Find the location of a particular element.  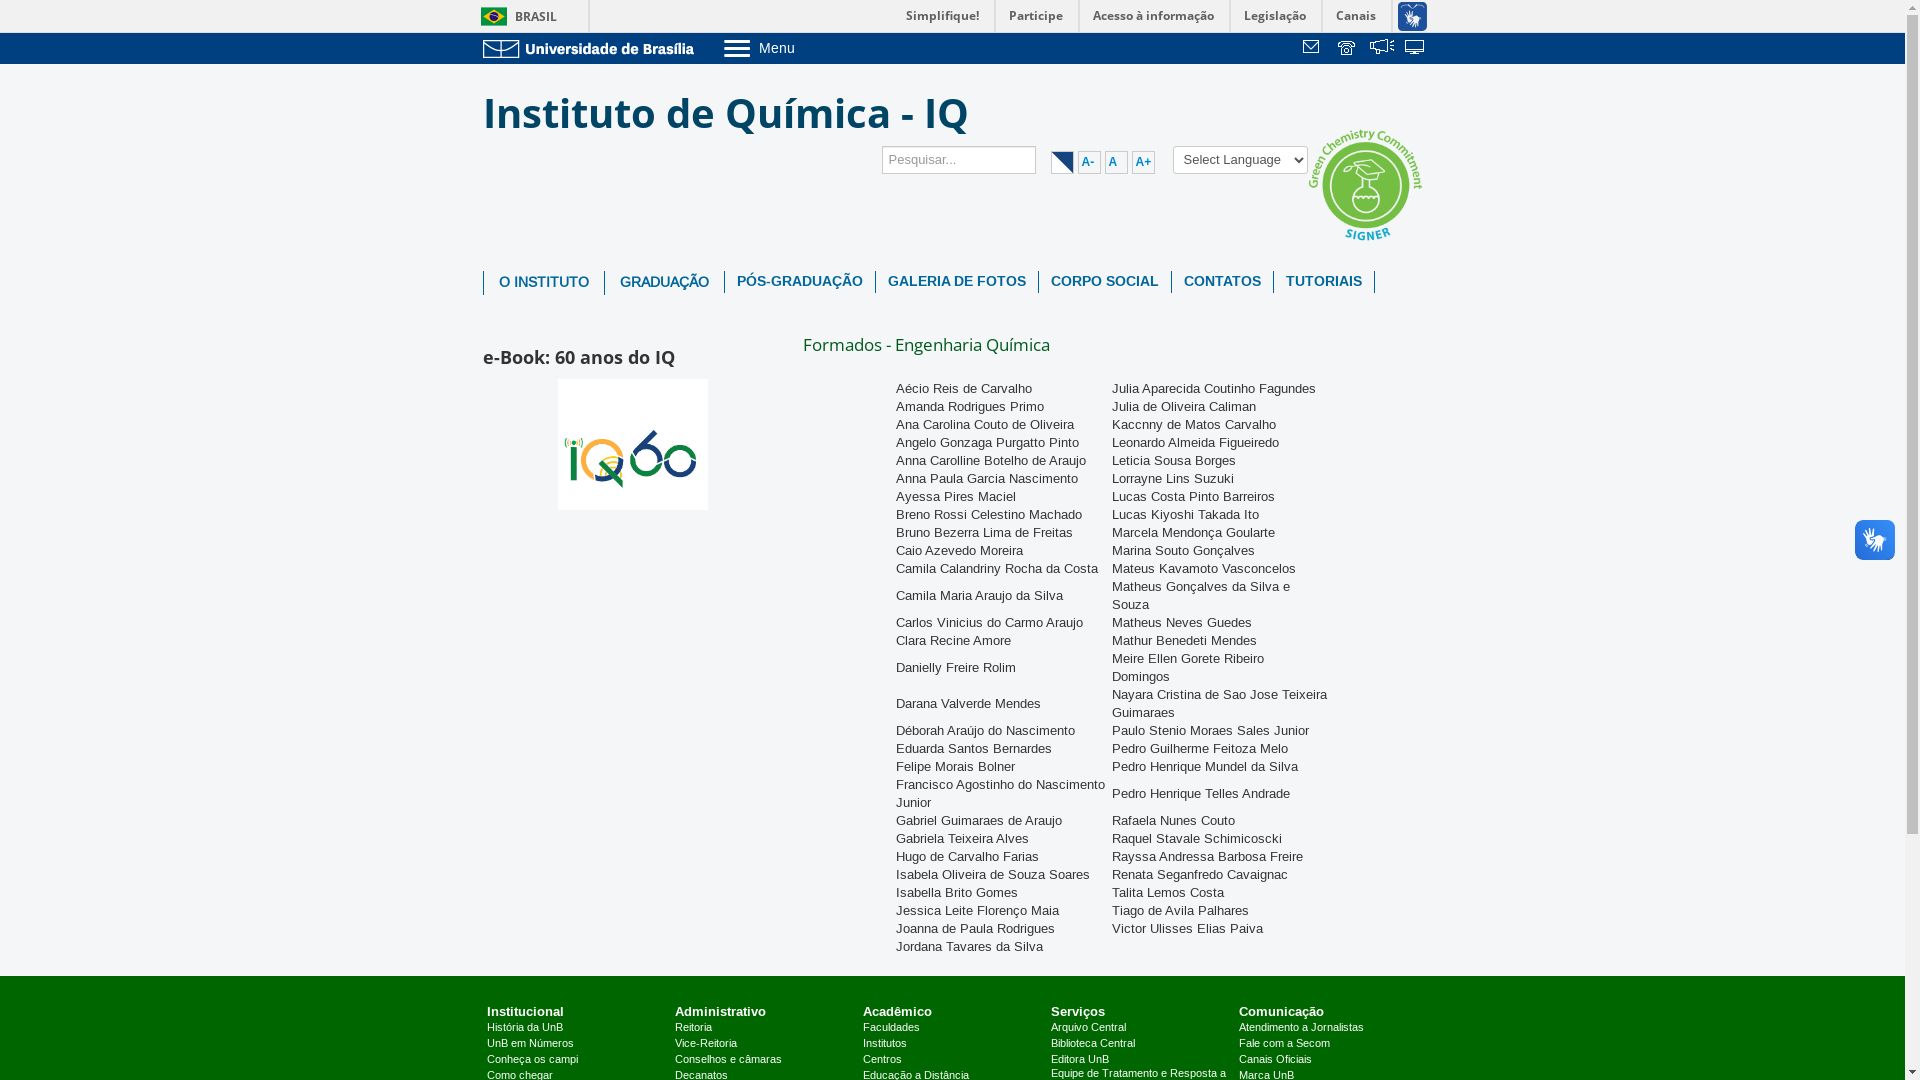

'Fala.BR' is located at coordinates (1381, 48).